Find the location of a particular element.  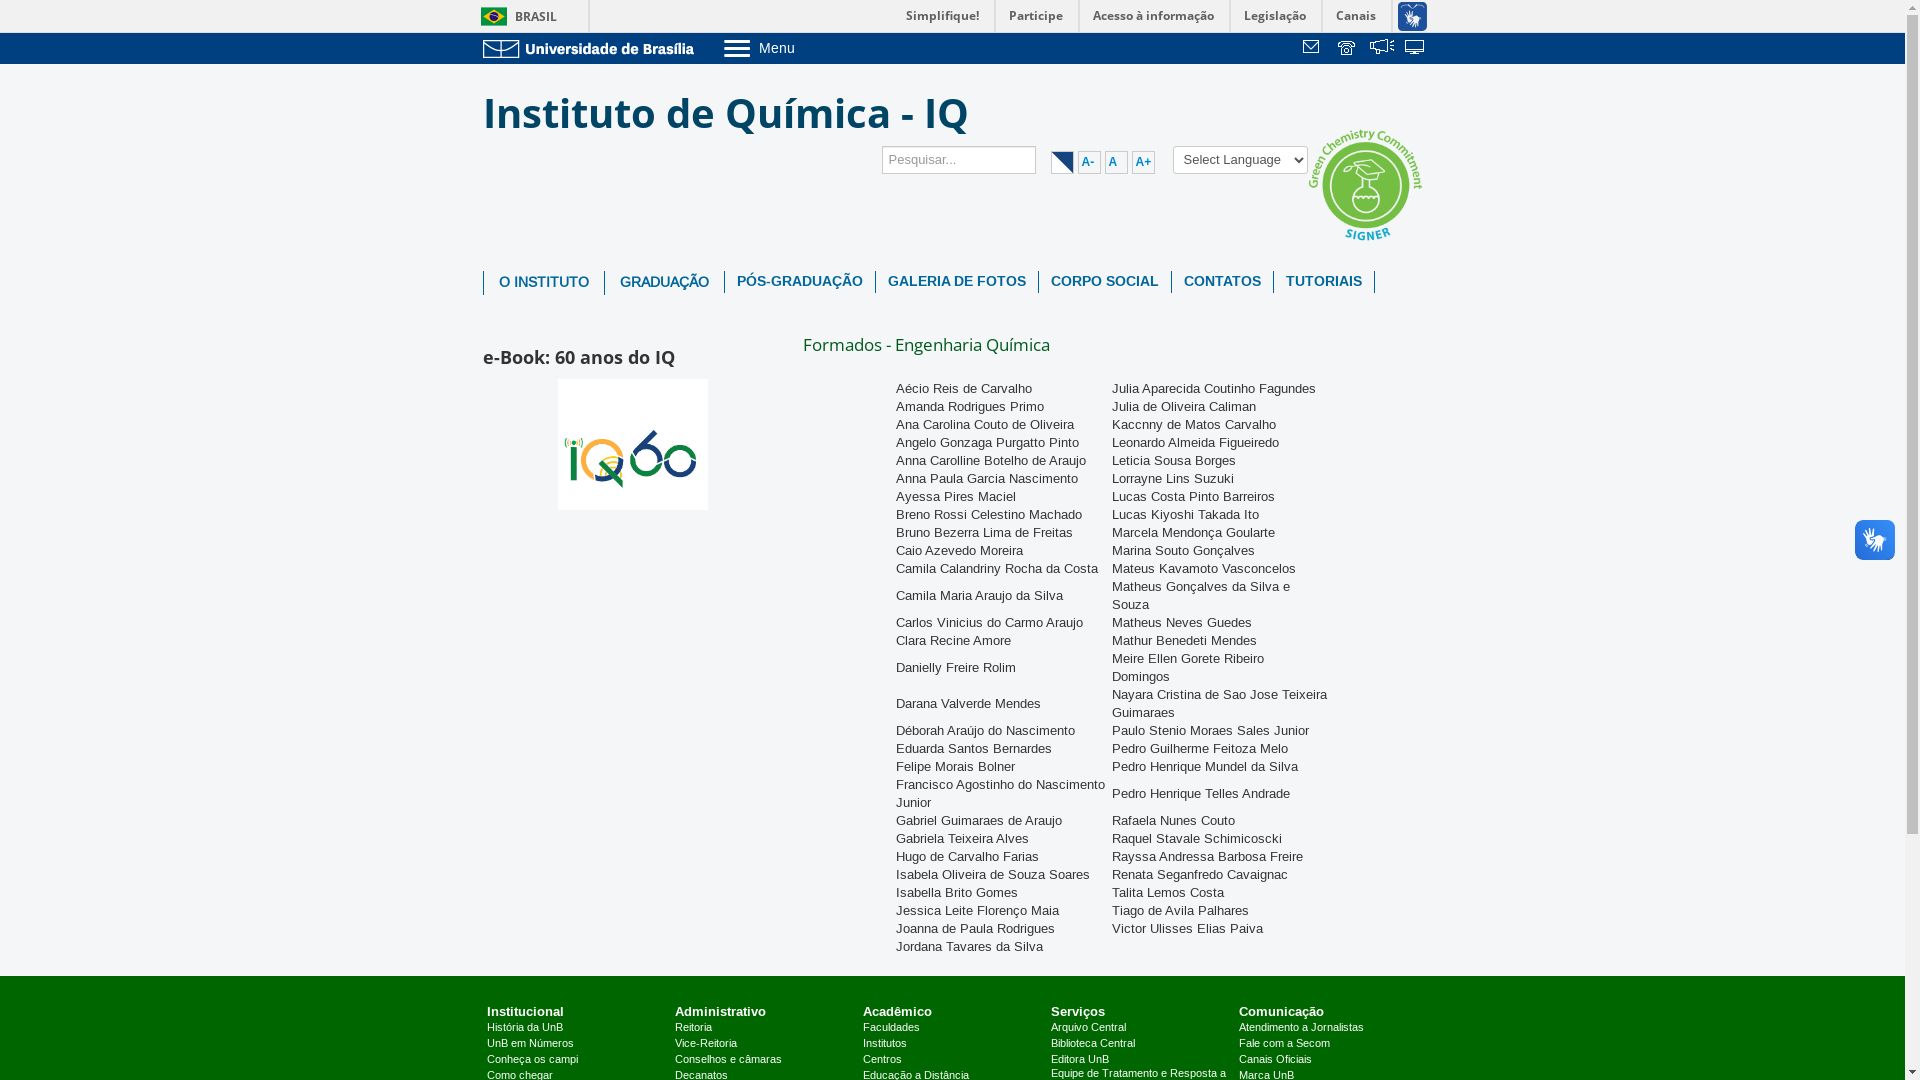

'Fala.BR' is located at coordinates (1381, 48).